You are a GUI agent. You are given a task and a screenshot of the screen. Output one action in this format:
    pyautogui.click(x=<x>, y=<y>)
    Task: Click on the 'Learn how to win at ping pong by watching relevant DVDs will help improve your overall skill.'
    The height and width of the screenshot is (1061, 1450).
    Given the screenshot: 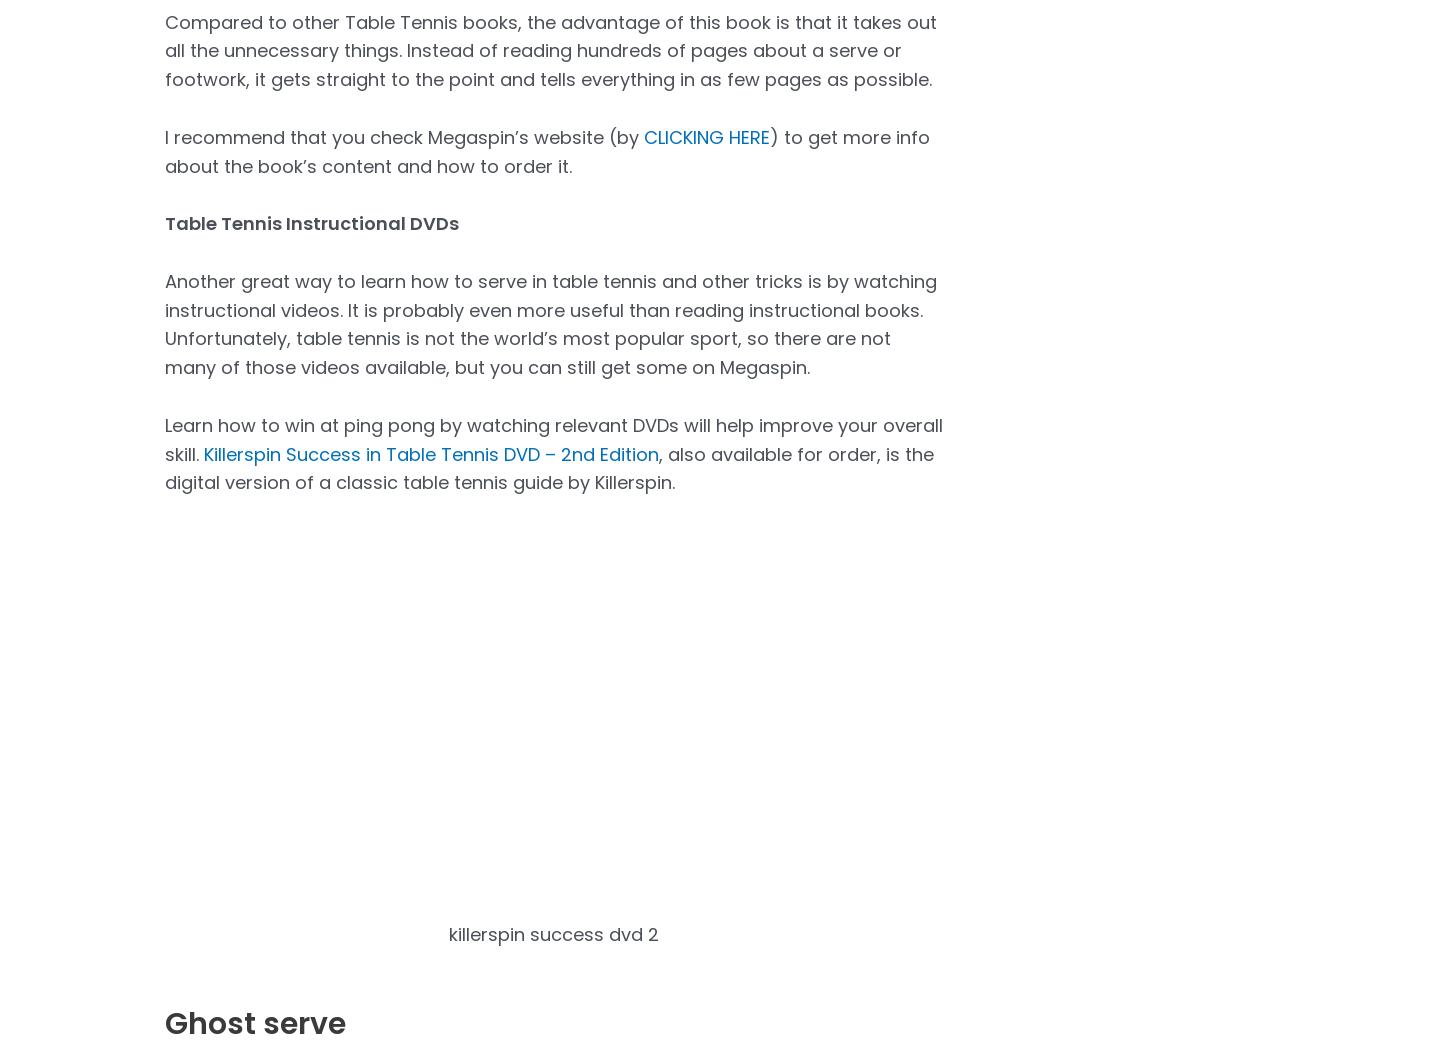 What is the action you would take?
    pyautogui.click(x=164, y=439)
    